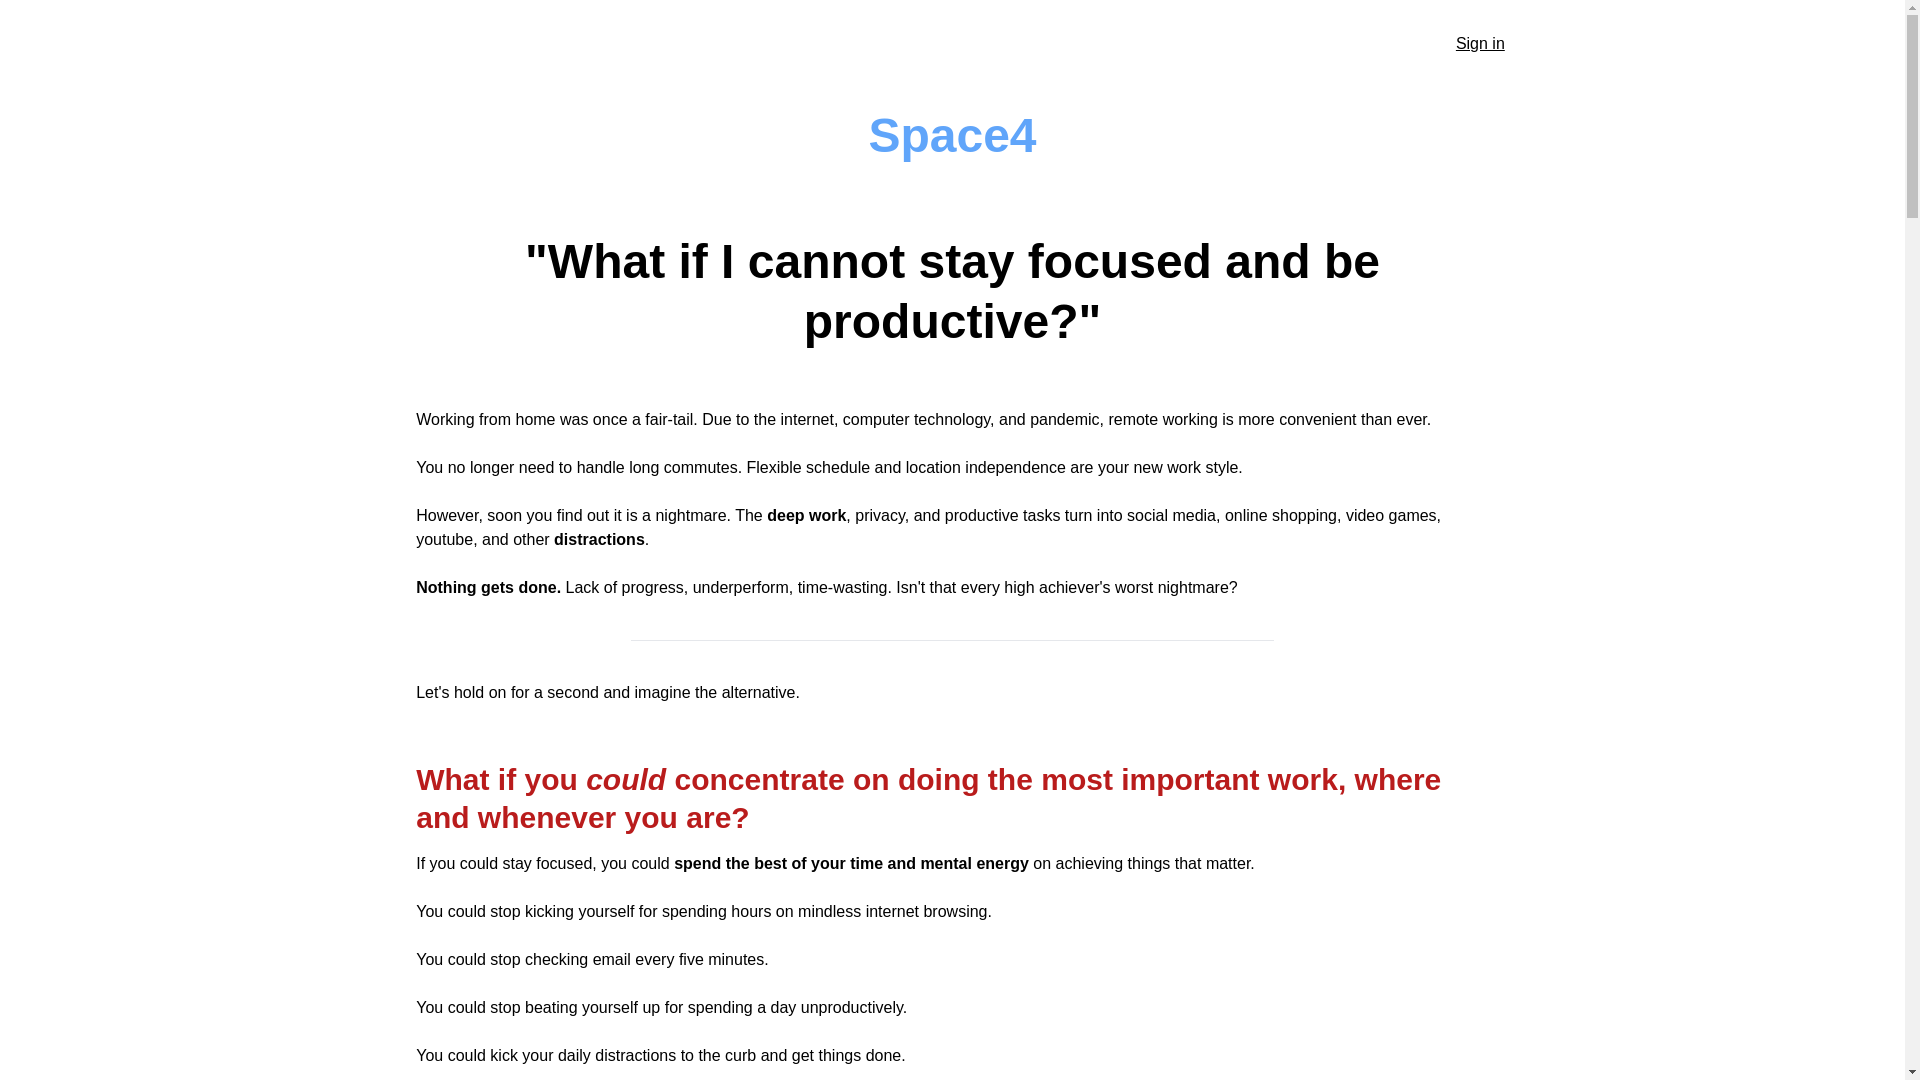 Image resolution: width=1920 pixels, height=1080 pixels. Describe the element at coordinates (1480, 43) in the screenshot. I see `'Sign in'` at that location.